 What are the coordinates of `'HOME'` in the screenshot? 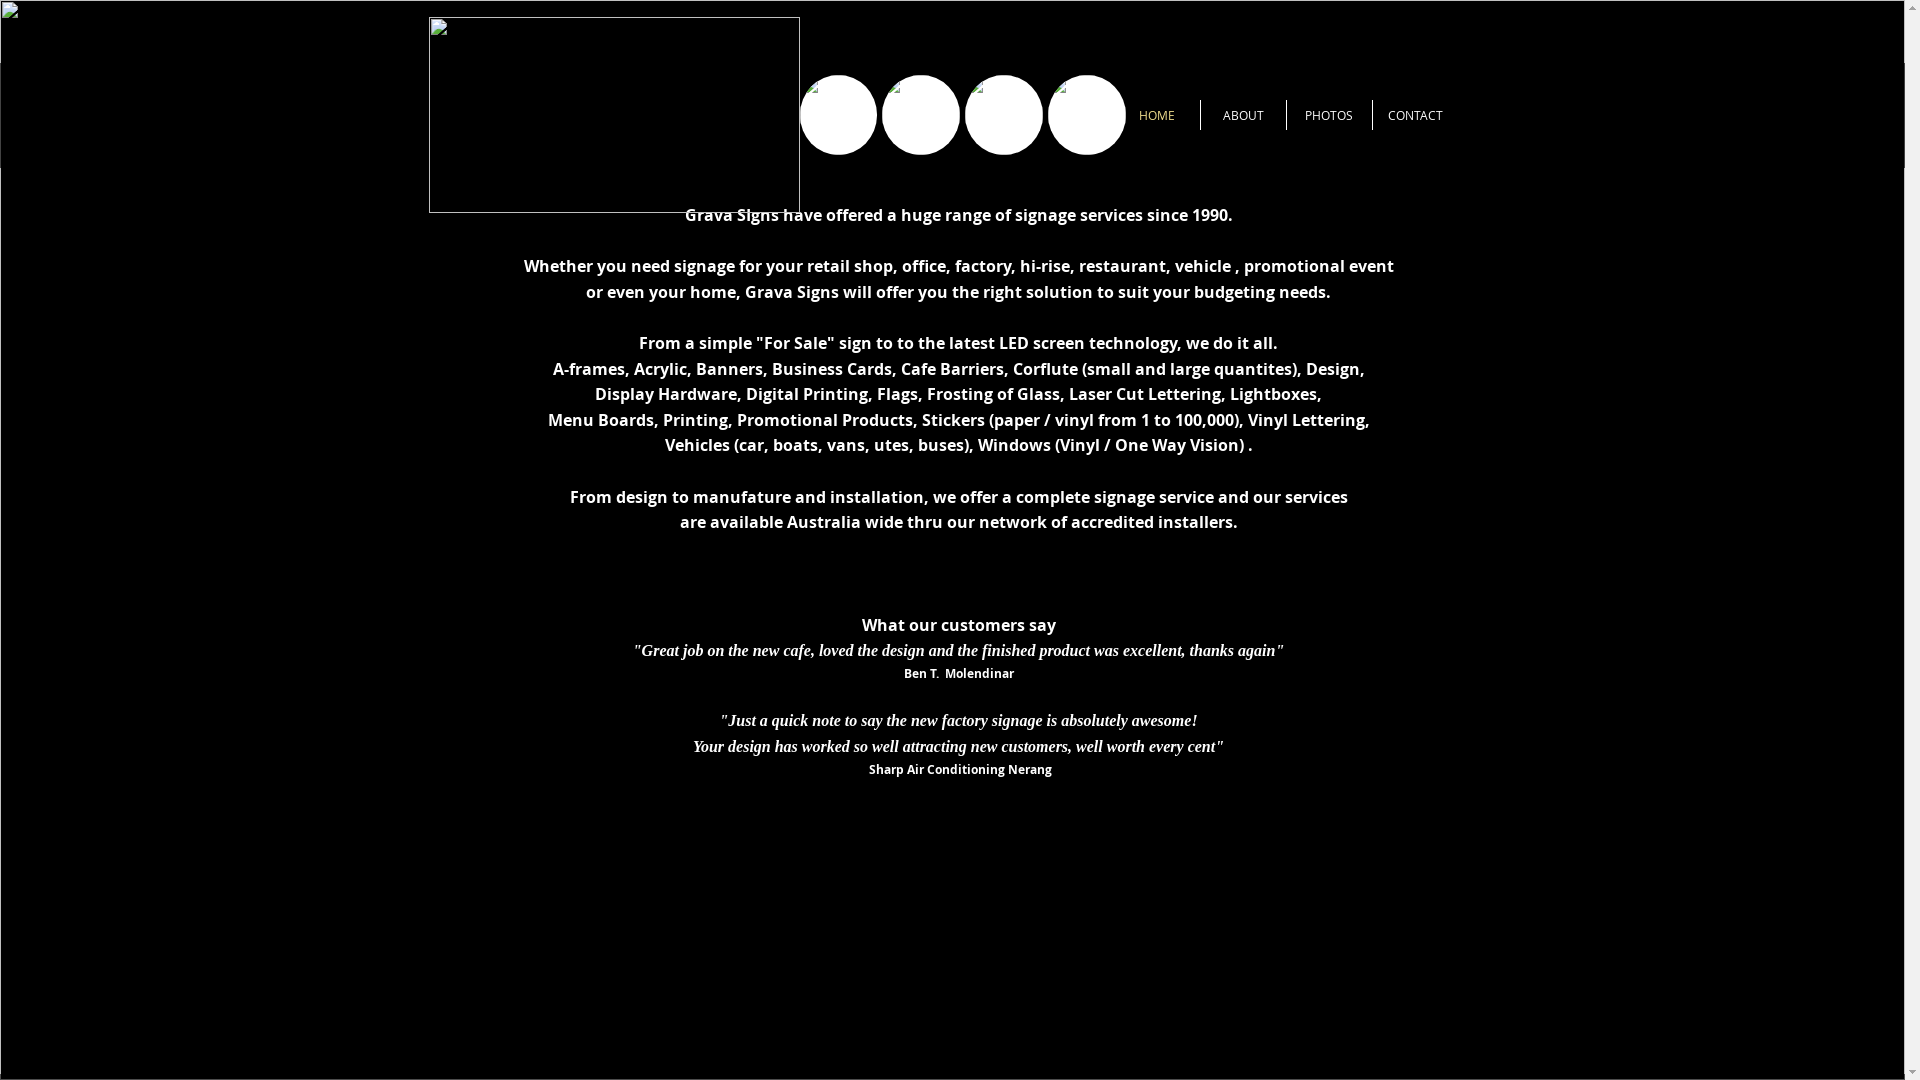 It's located at (1156, 115).